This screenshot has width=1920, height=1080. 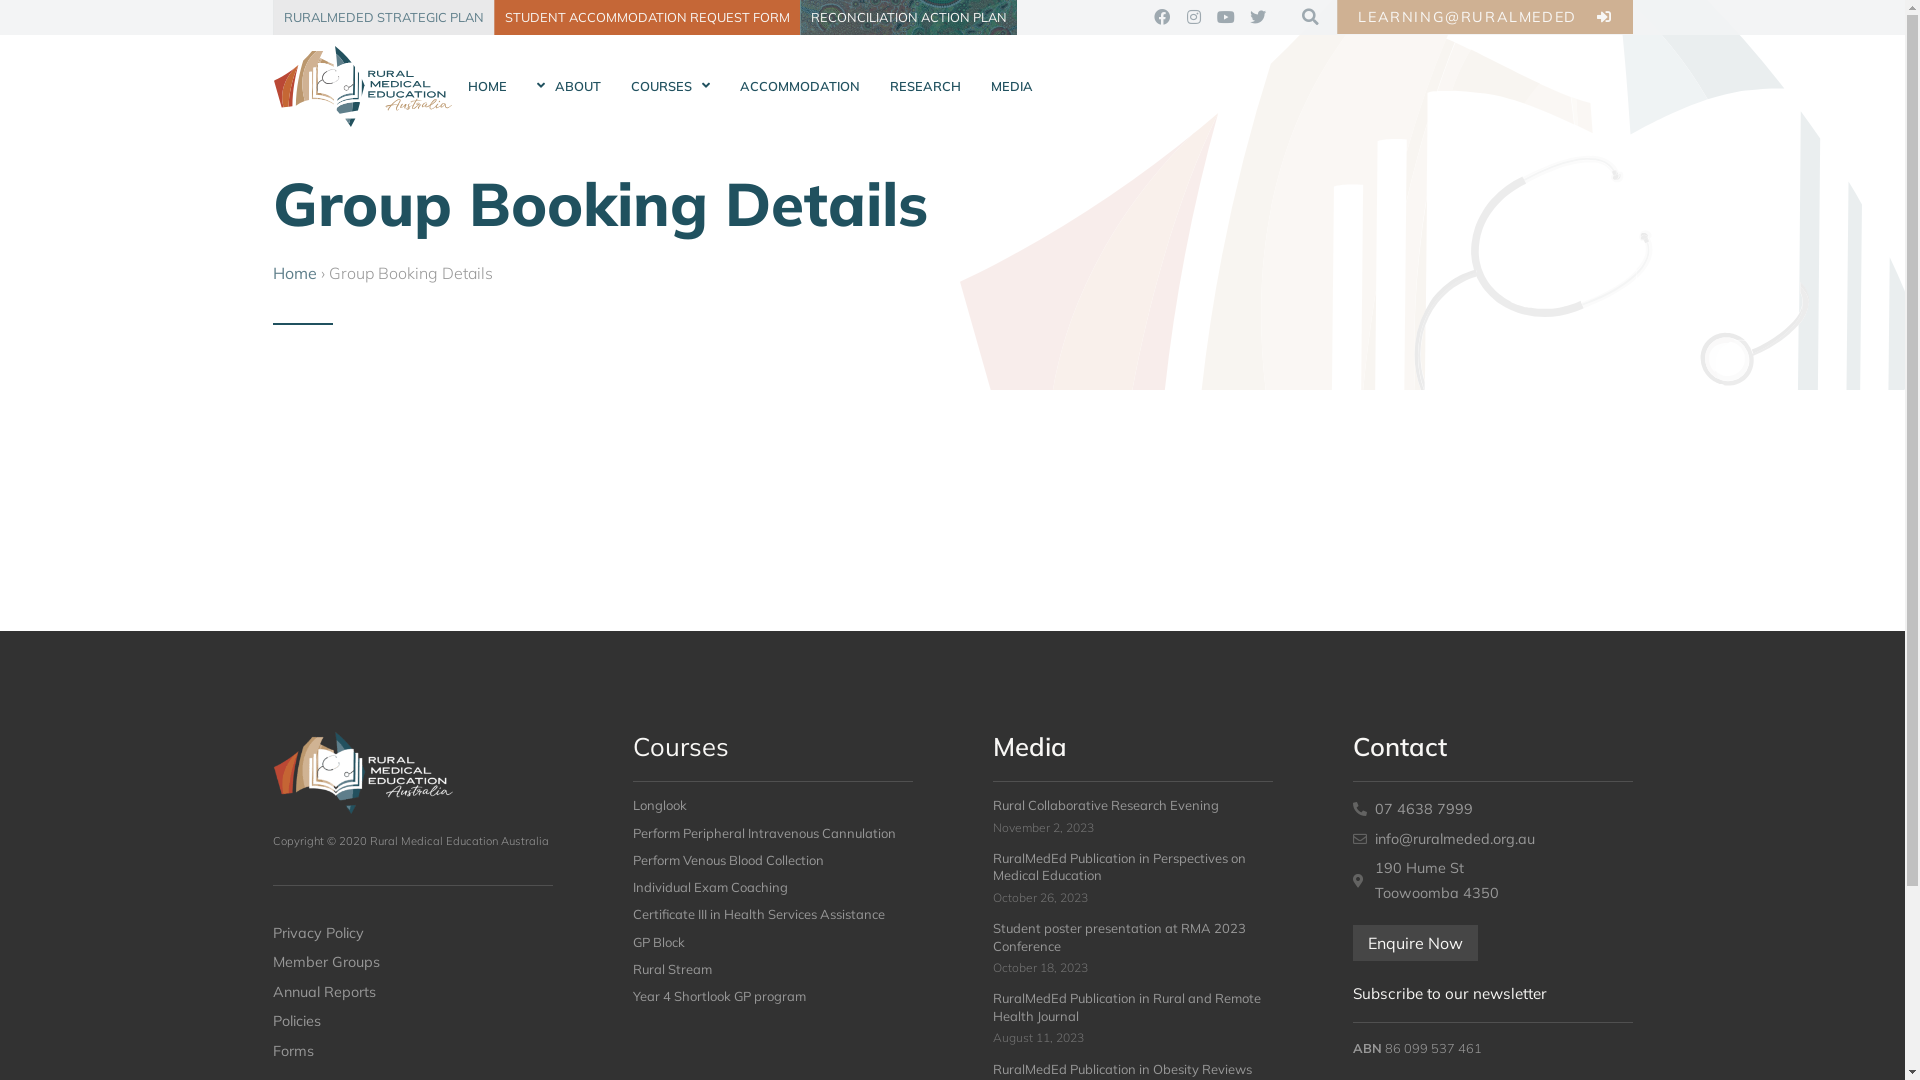 I want to click on 'ABOUT', so click(x=522, y=86).